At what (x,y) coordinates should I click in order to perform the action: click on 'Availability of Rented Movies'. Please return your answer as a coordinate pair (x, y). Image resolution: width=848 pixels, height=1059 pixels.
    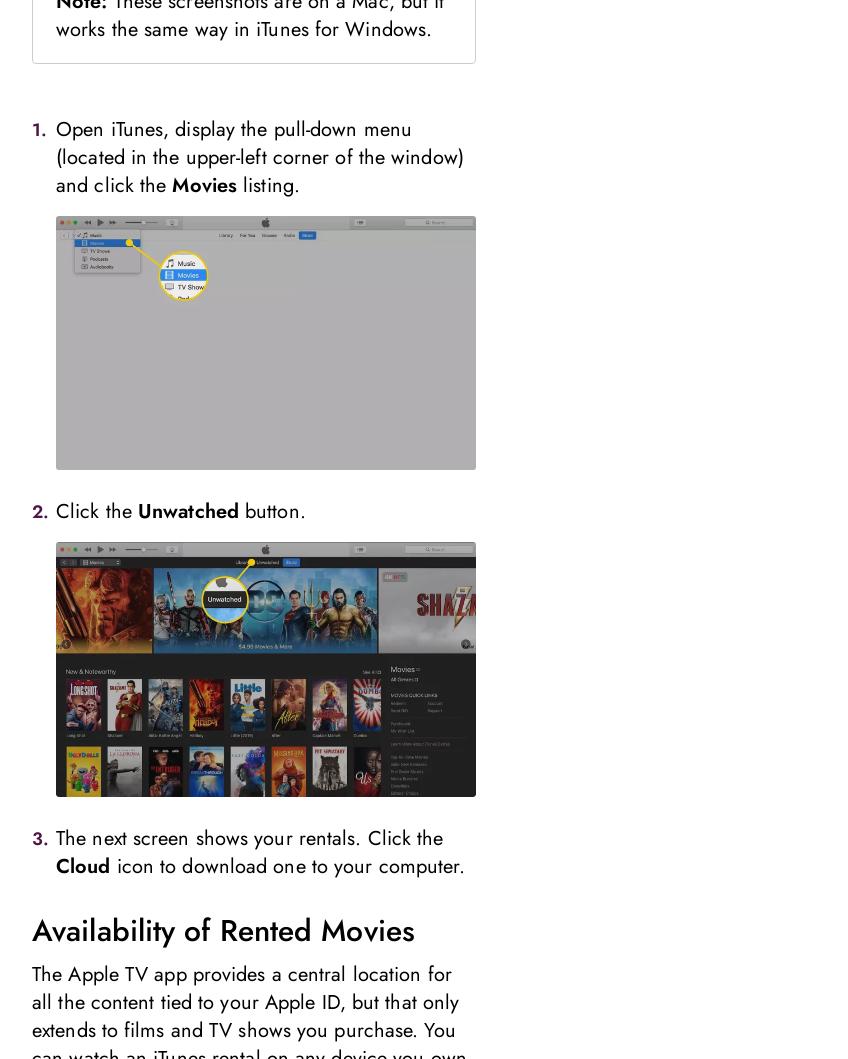
    Looking at the image, I should click on (222, 930).